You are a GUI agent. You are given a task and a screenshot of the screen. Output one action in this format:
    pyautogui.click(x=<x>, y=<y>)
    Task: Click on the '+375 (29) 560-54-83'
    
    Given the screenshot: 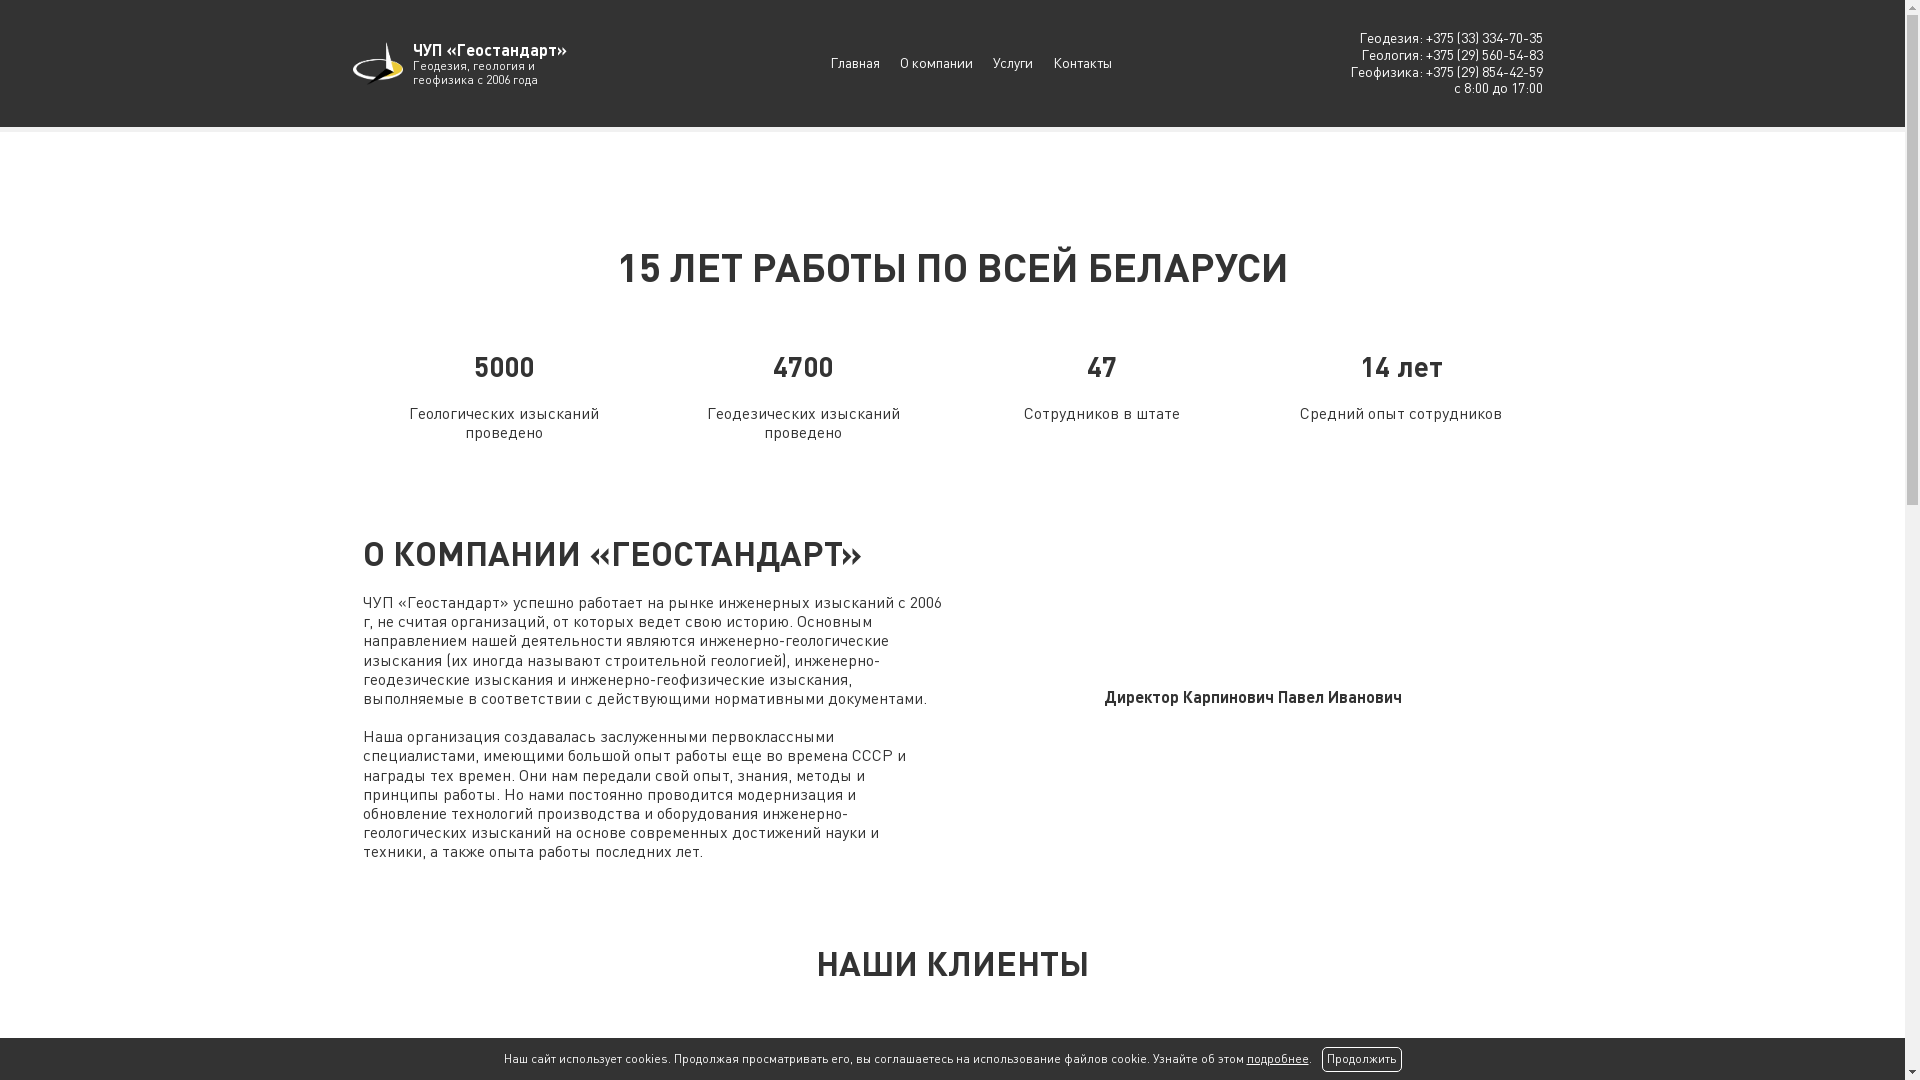 What is the action you would take?
    pyautogui.click(x=1484, y=53)
    